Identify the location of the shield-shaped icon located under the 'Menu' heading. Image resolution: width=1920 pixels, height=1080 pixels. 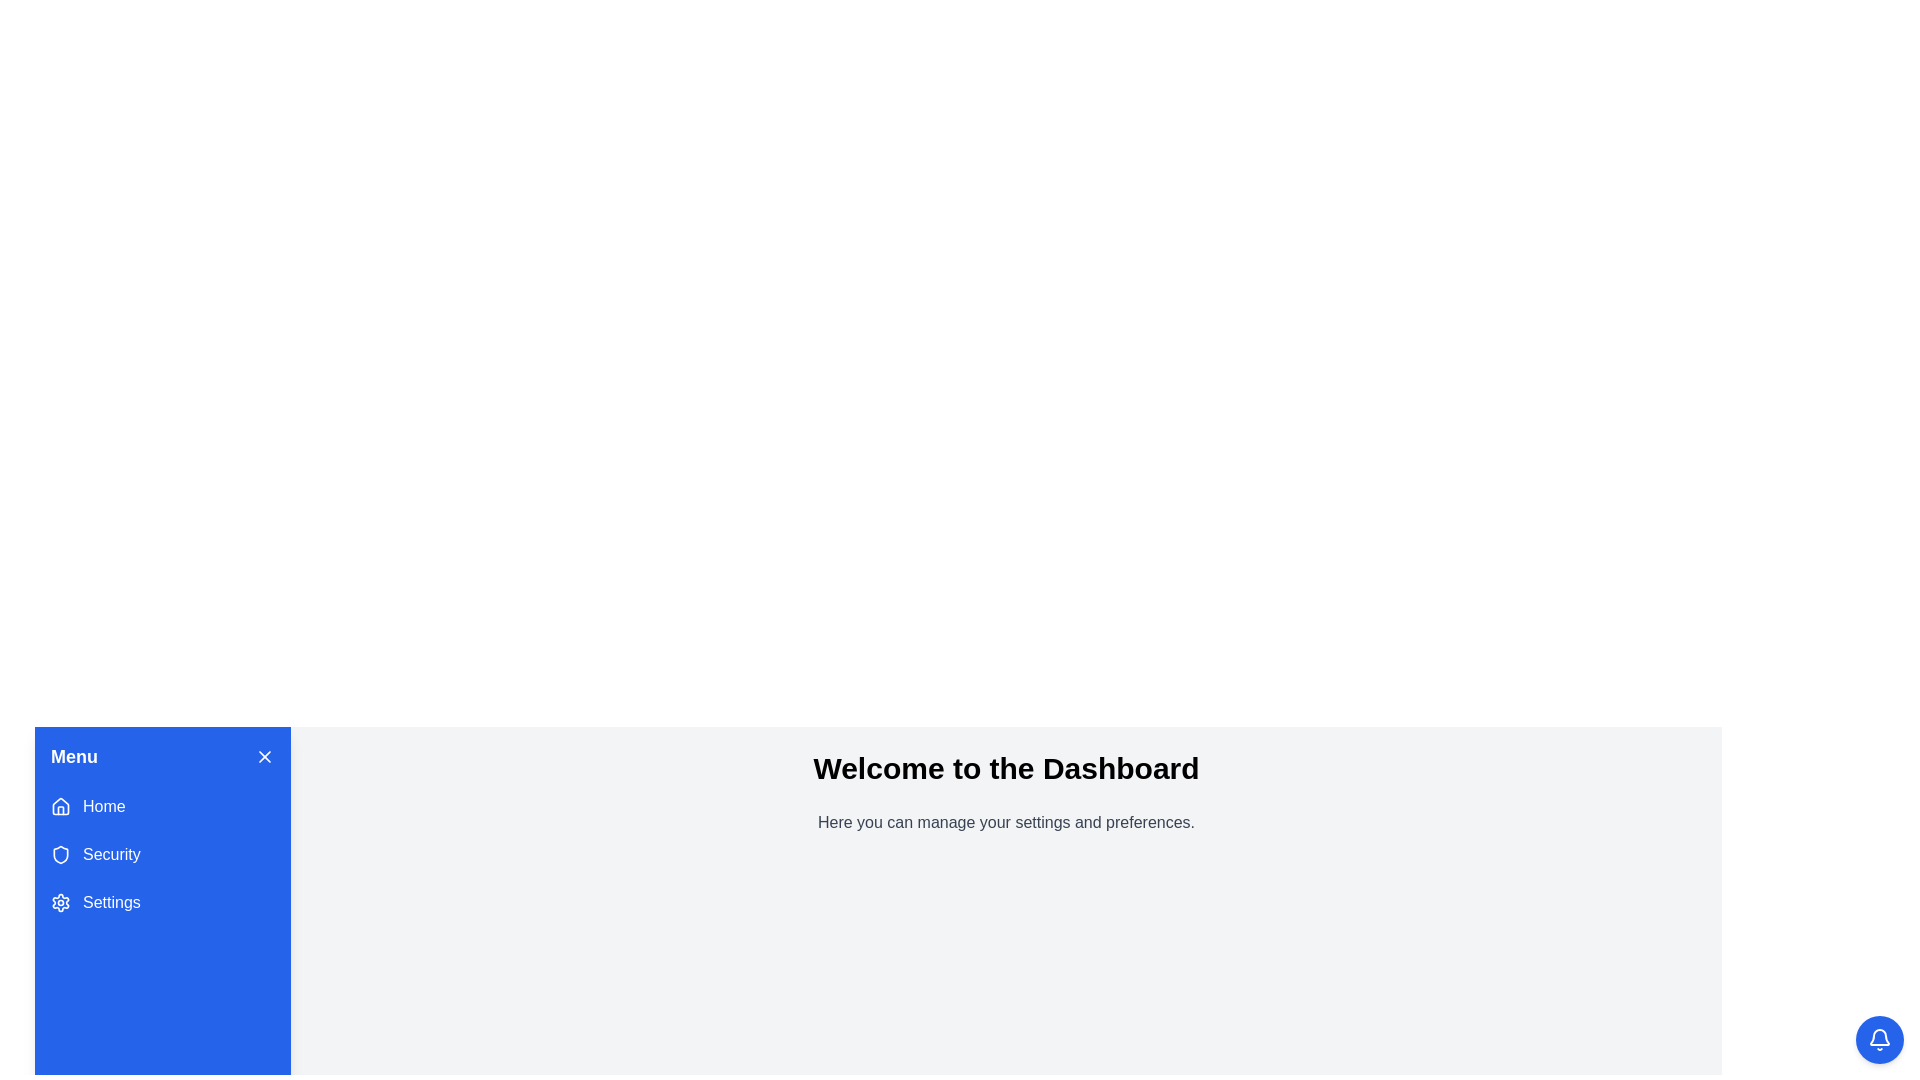
(61, 855).